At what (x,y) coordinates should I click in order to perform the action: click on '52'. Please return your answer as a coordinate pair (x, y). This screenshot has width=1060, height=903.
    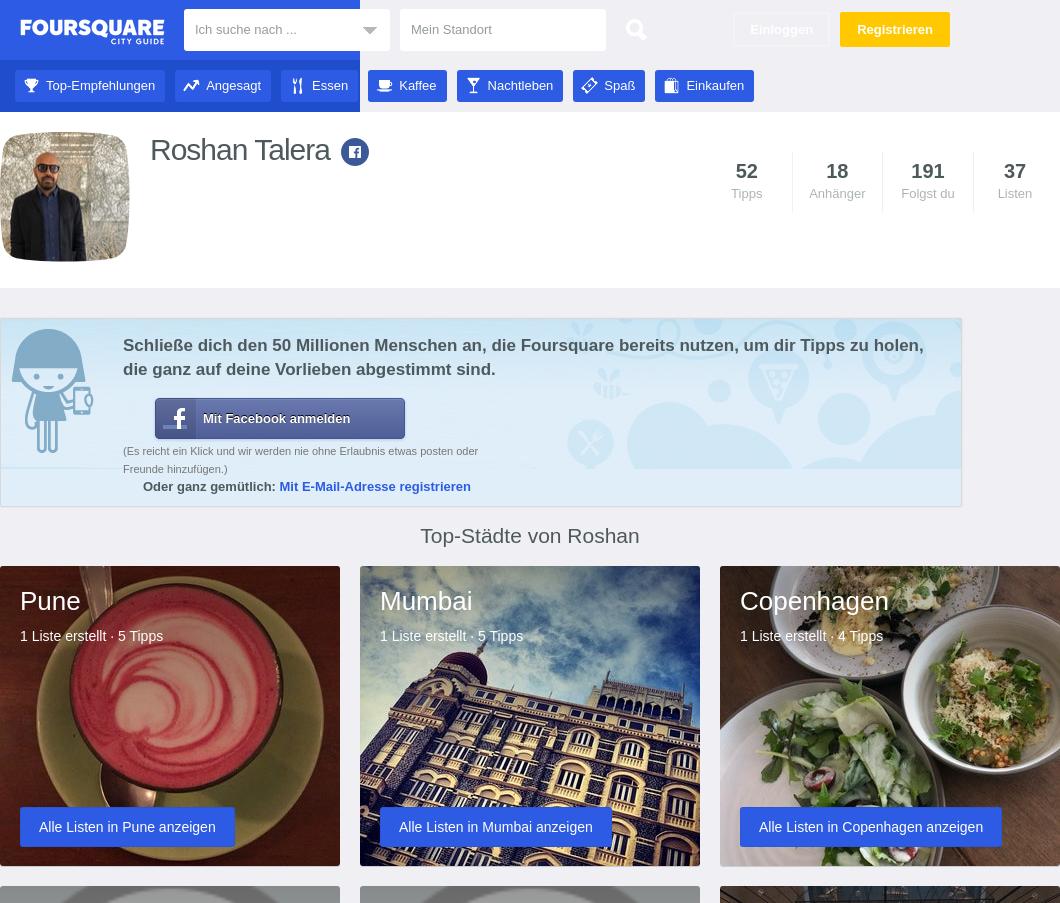
    Looking at the image, I should click on (734, 170).